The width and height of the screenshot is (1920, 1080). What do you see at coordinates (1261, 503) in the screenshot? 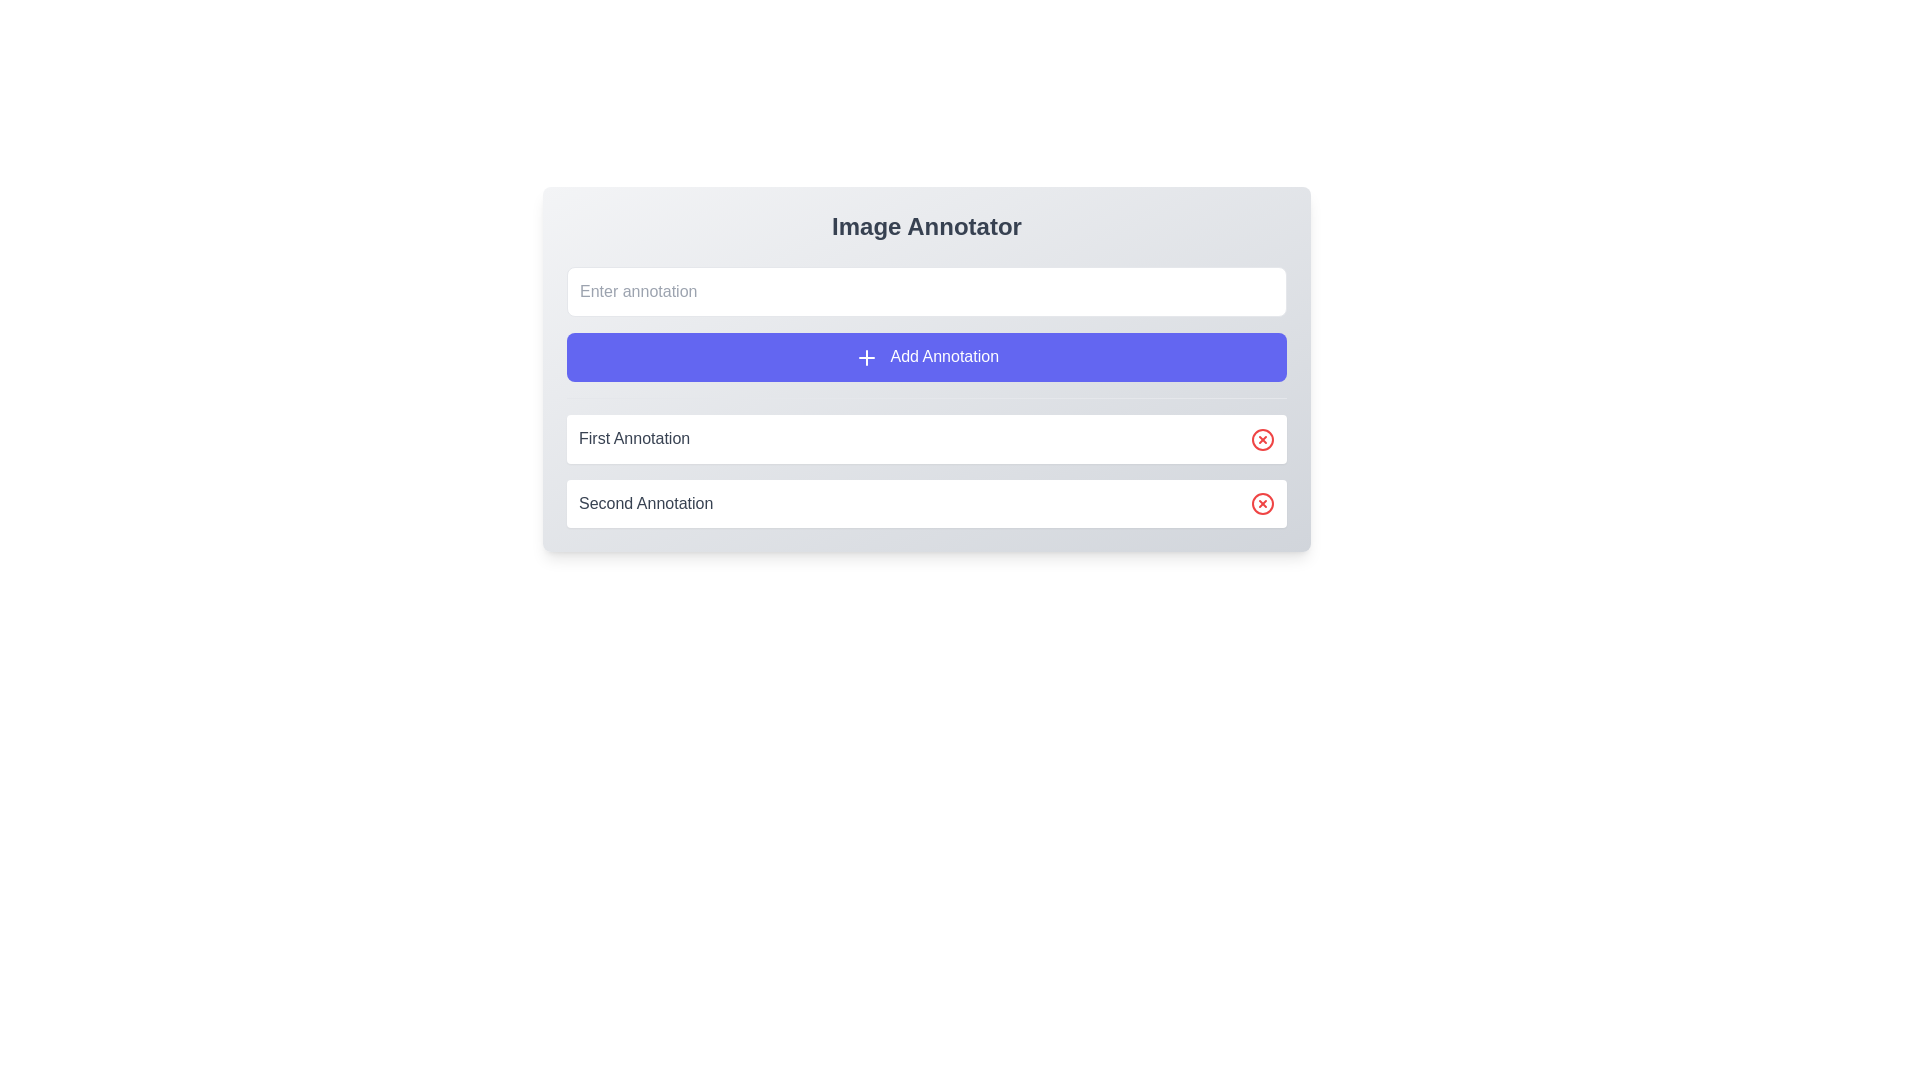
I see `the delete button icon for 'Second Annotation' located to the right of its label in the lower section of the interface` at bounding box center [1261, 503].